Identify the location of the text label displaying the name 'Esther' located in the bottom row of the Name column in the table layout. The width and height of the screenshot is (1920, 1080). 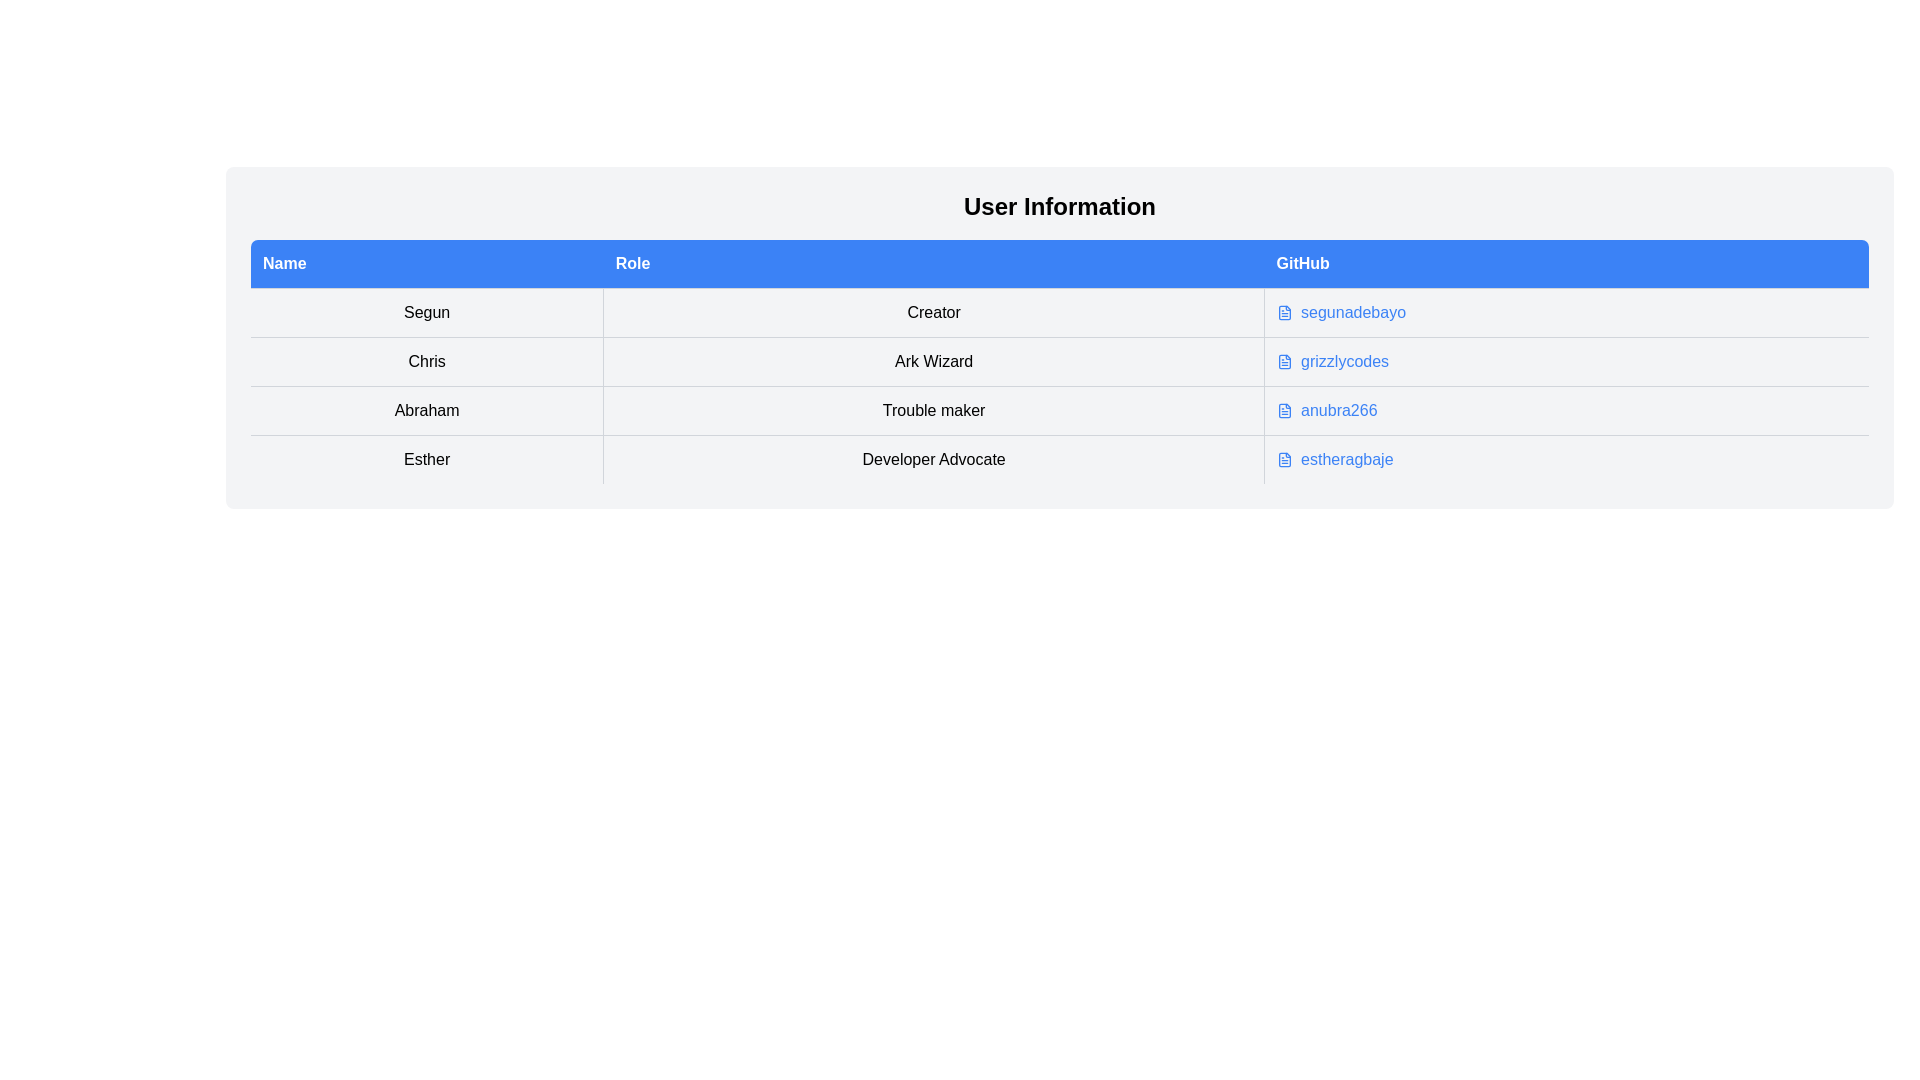
(426, 459).